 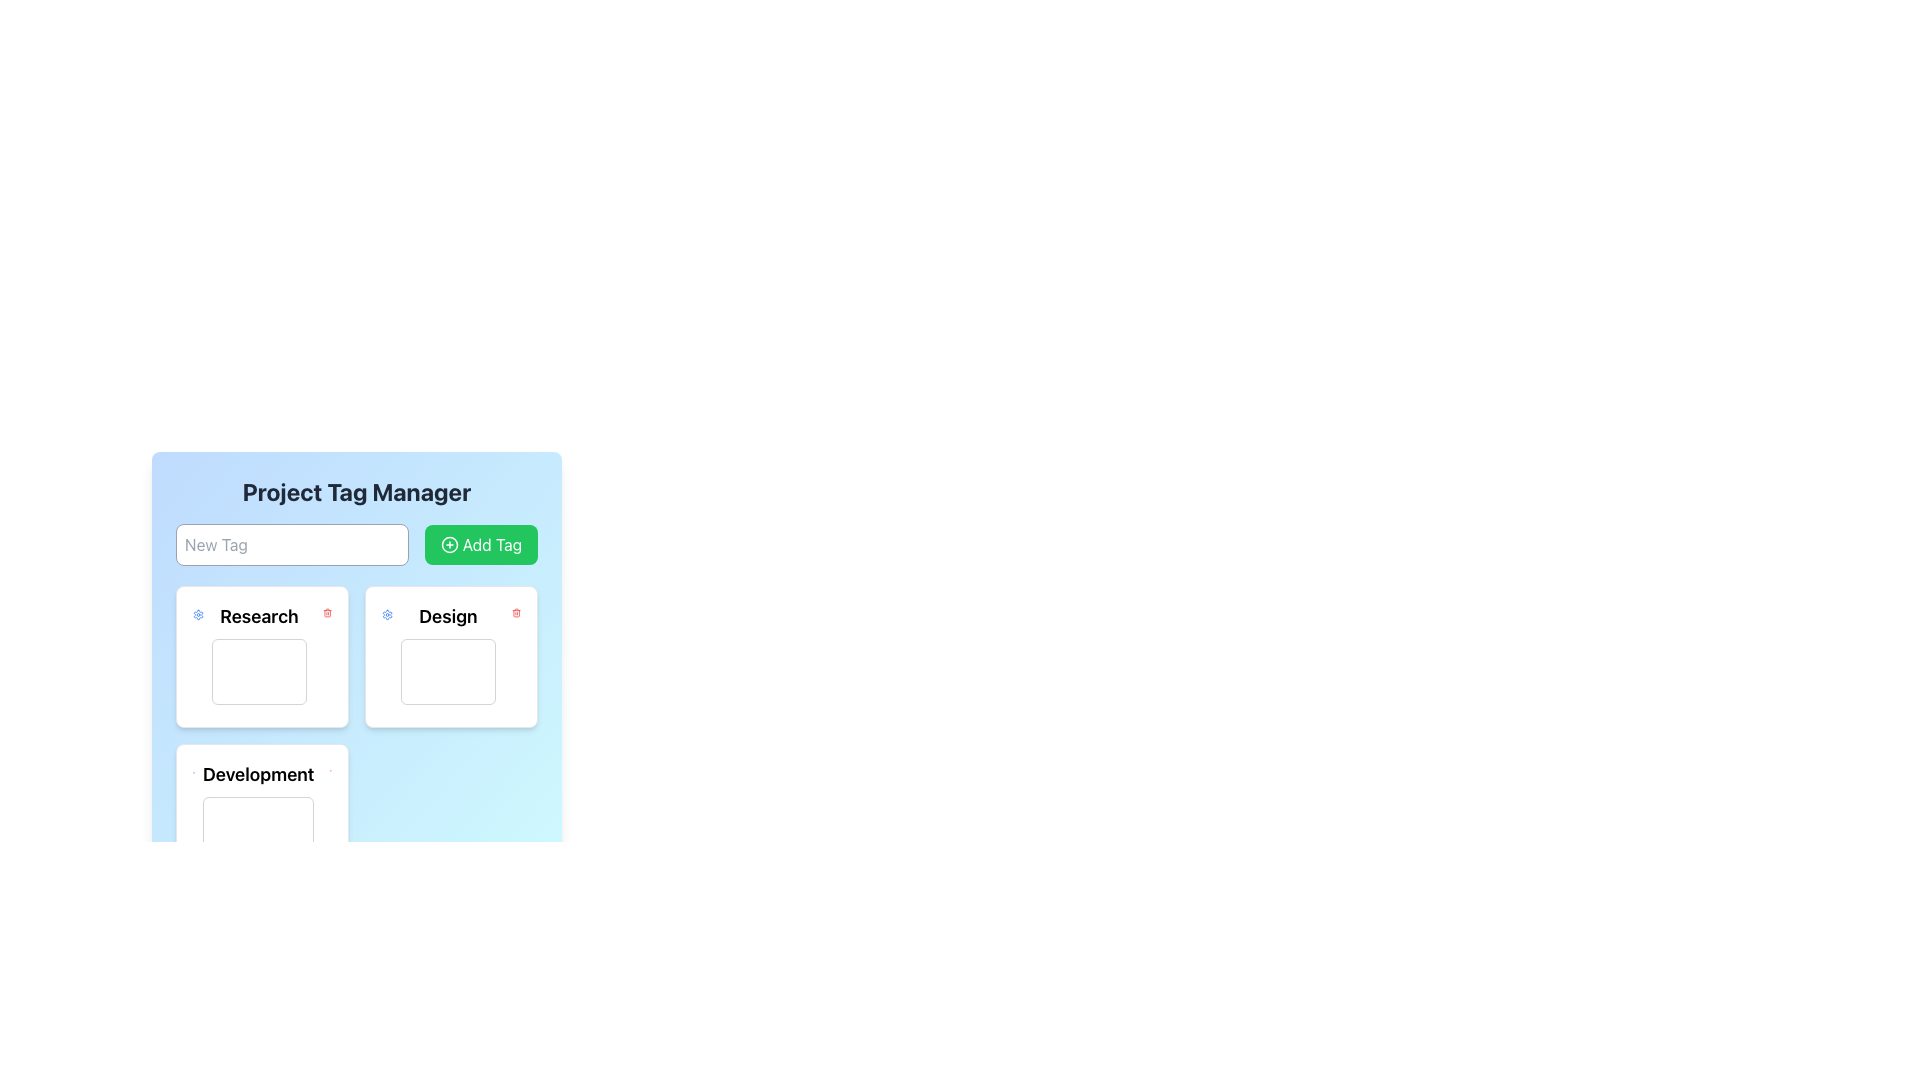 What do you see at coordinates (387, 613) in the screenshot?
I see `the settings configuration button located in the upper right corner of the 'Design' section` at bounding box center [387, 613].